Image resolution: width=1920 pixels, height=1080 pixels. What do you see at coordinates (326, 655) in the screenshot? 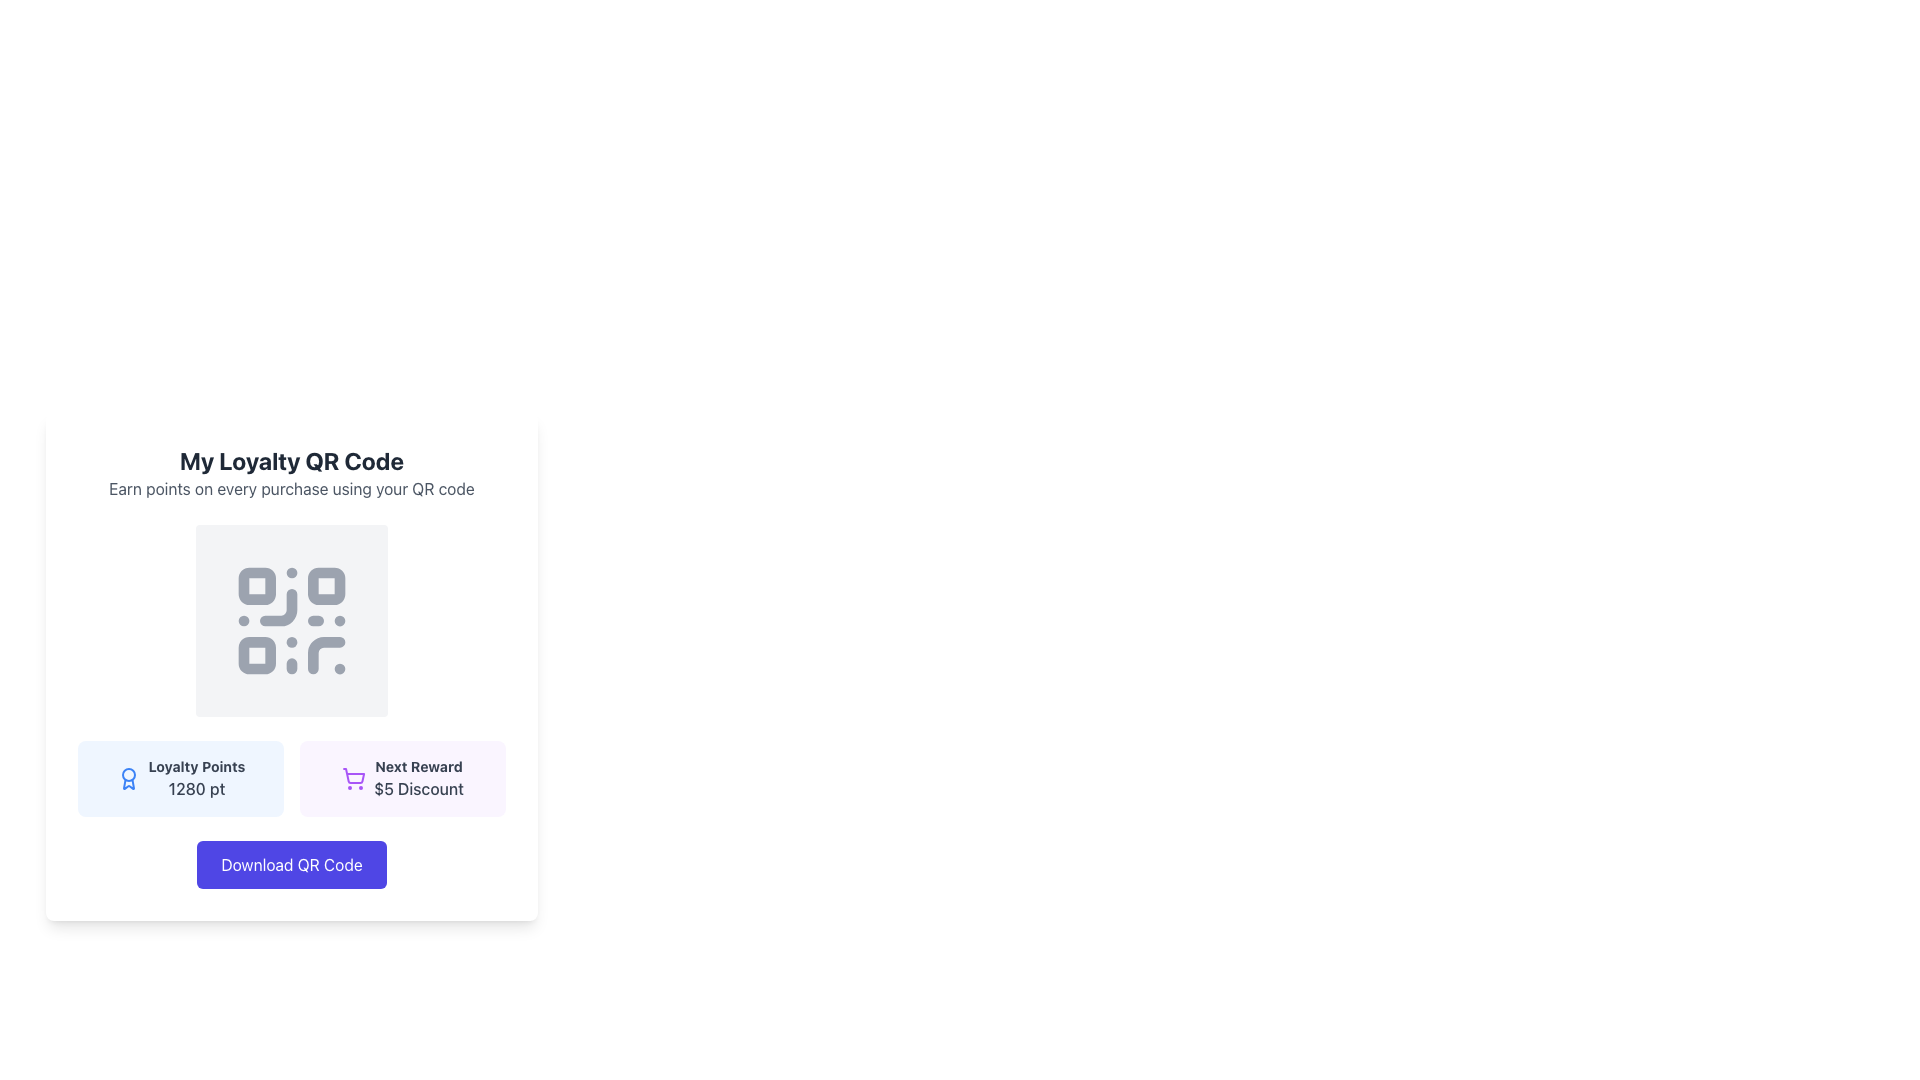
I see `the small vector representation forming part of the QR code illustration, specifically the rounded corner square located in the bottom-right section of the QR code` at bounding box center [326, 655].